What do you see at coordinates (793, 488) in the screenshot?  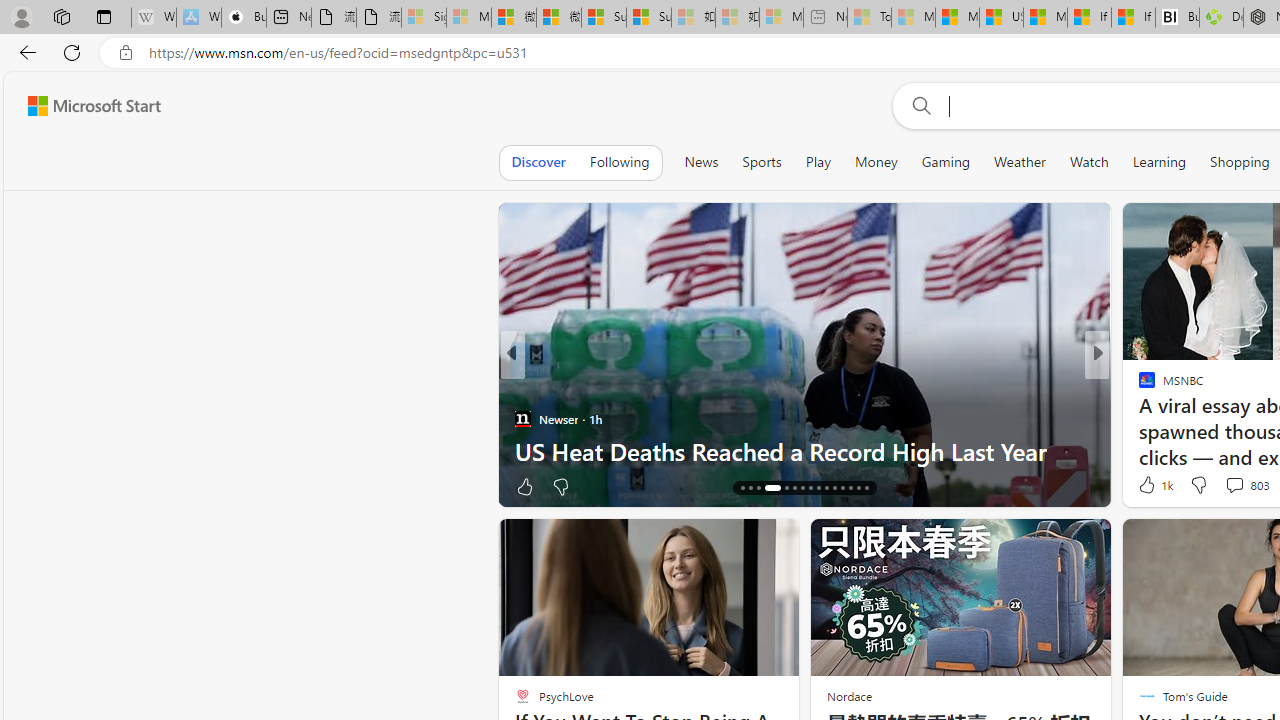 I see `'AutomationID: tab-21'` at bounding box center [793, 488].